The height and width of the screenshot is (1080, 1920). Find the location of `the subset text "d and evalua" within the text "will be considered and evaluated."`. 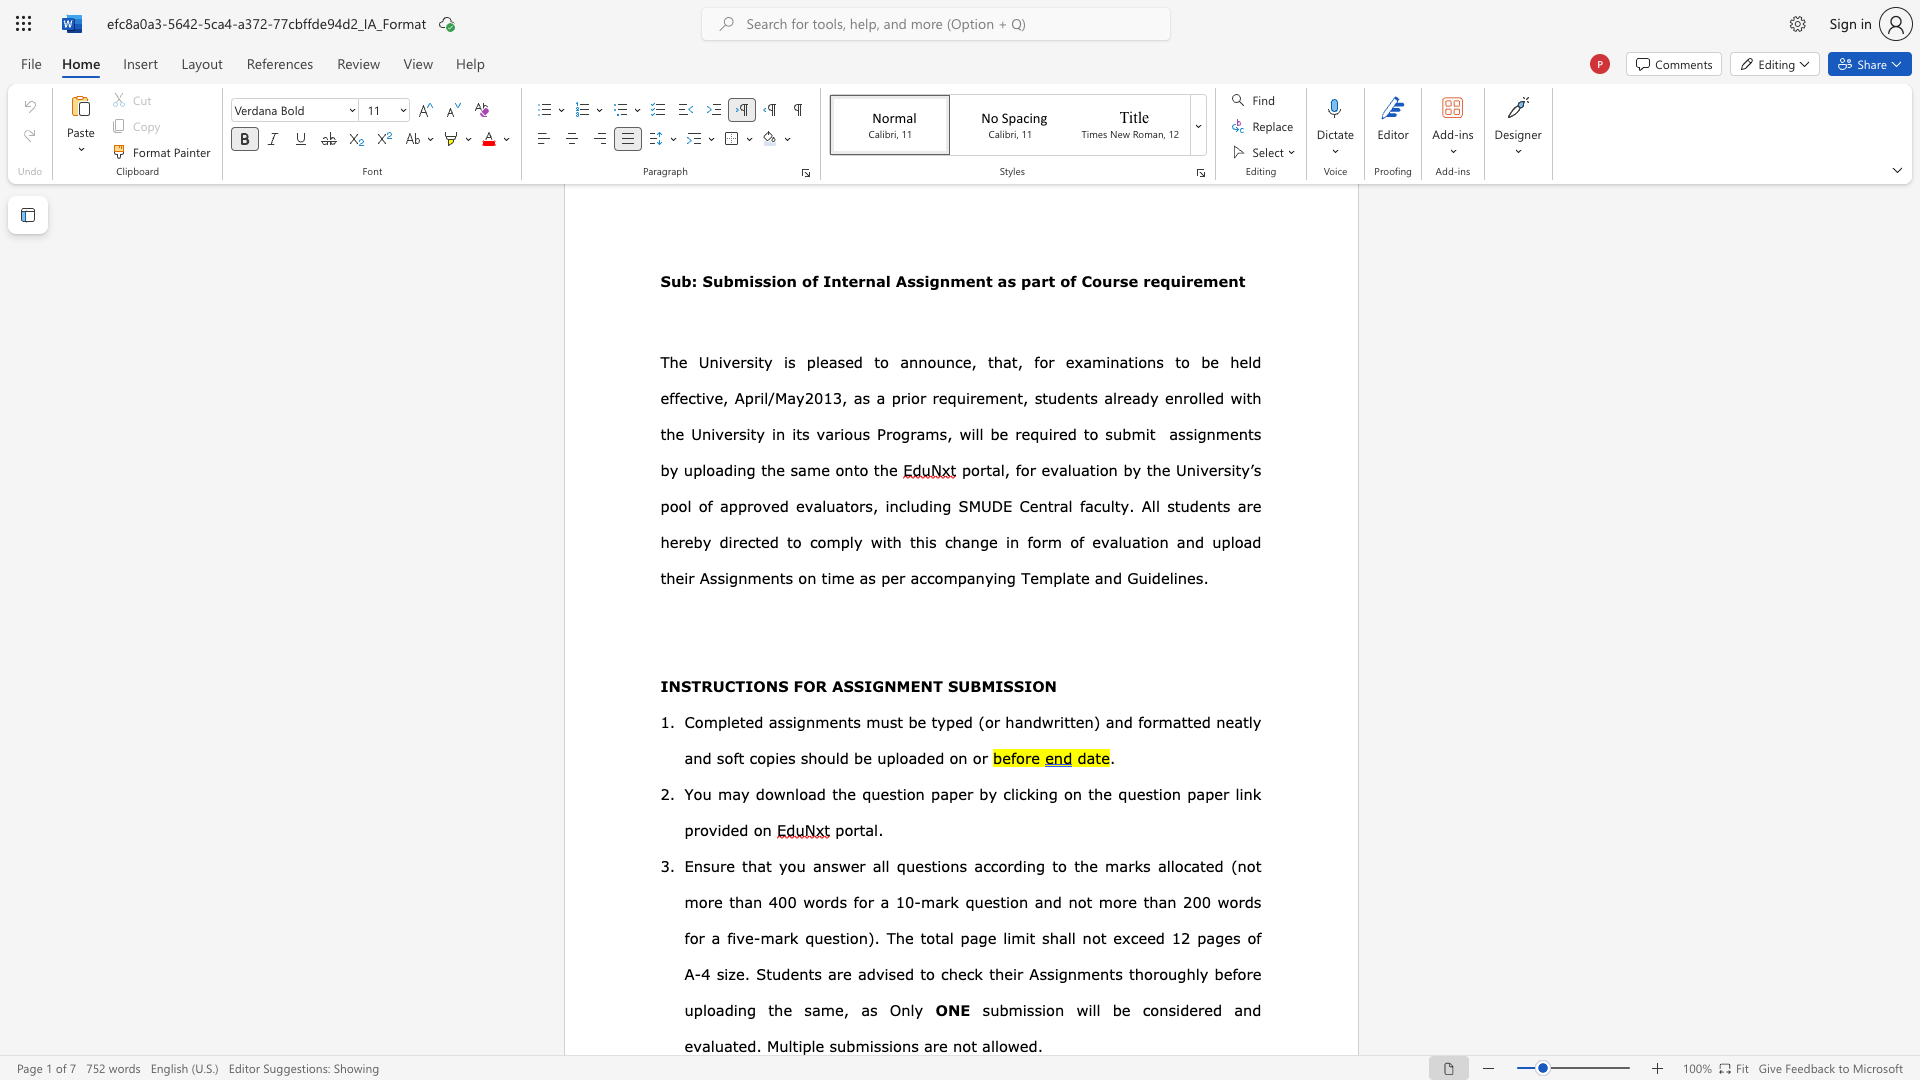

the subset text "d and evalua" within the text "will be considered and evaluated." is located at coordinates (1212, 1010).